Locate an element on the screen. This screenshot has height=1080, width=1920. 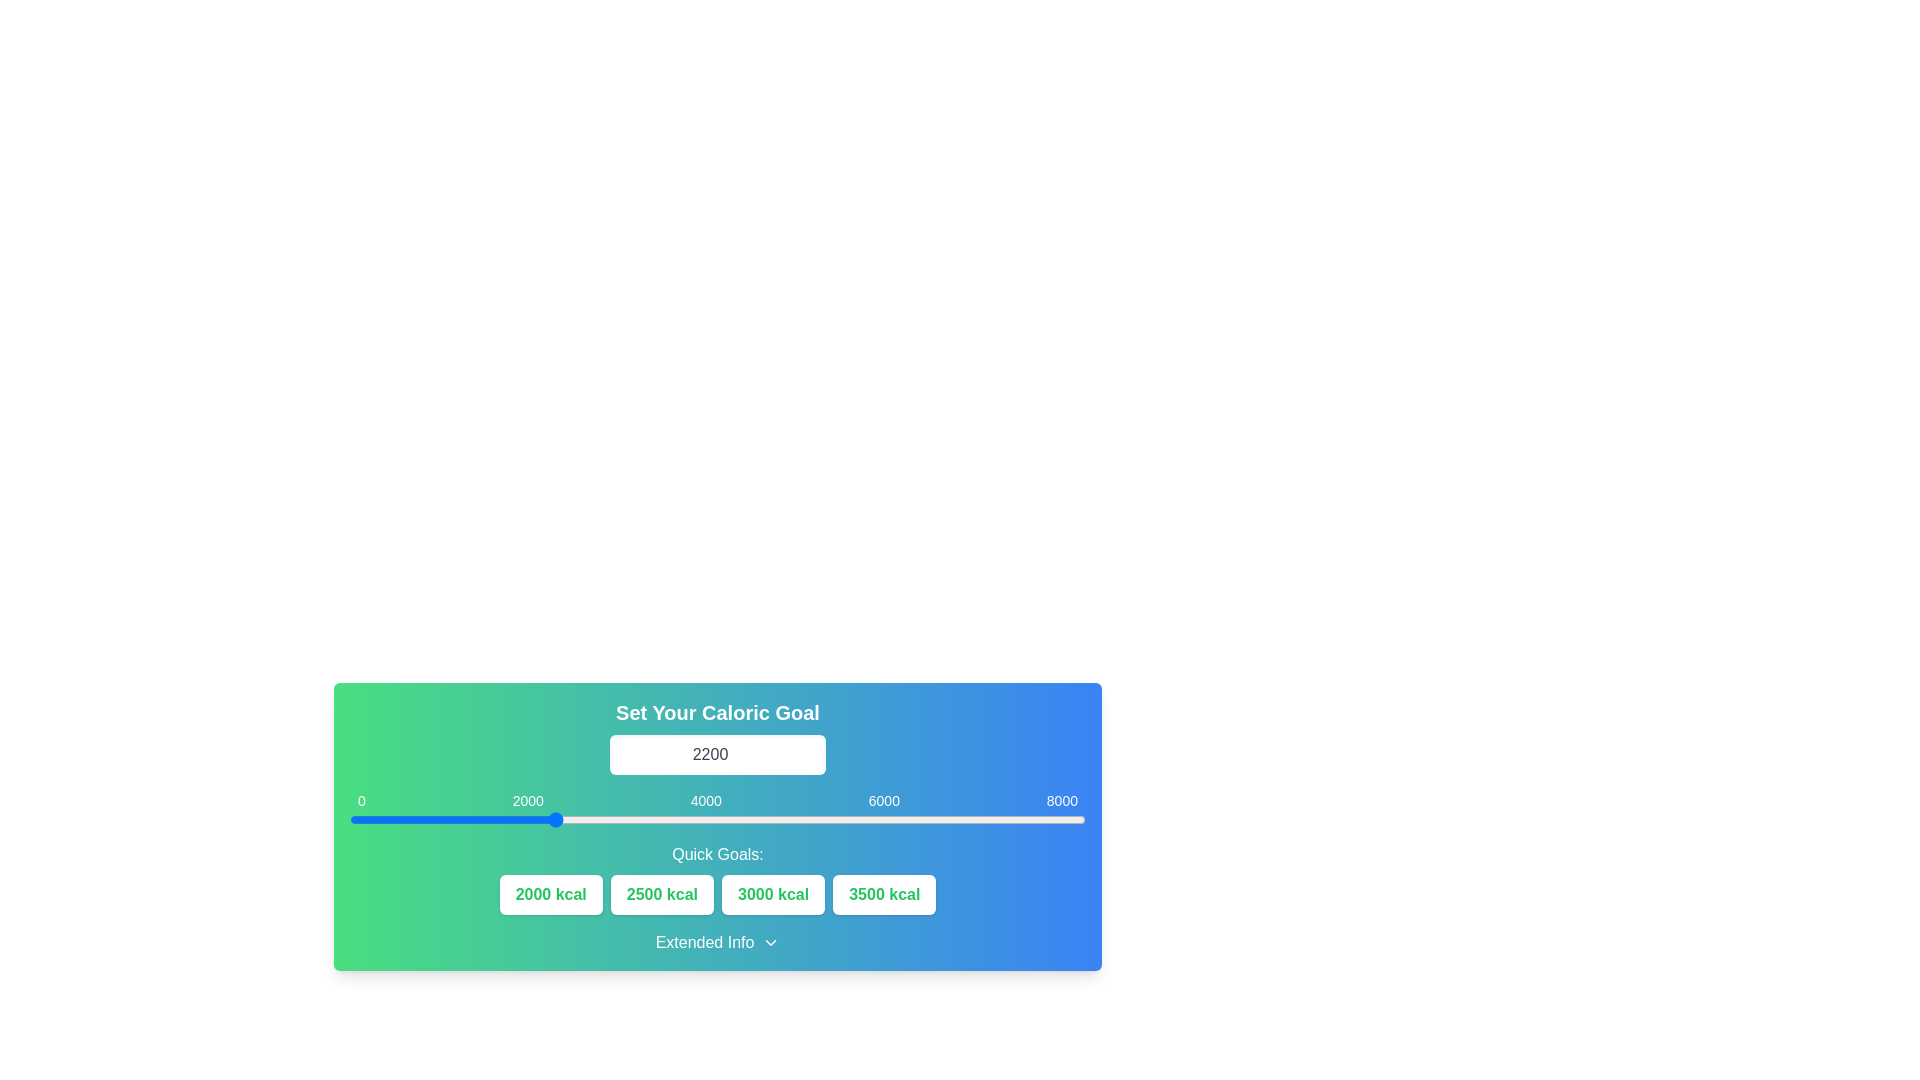
the fourth button in a horizontal series of four buttons that sets a caloric goal of 3500 kcal, located in the bottom section of the interface is located at coordinates (883, 893).